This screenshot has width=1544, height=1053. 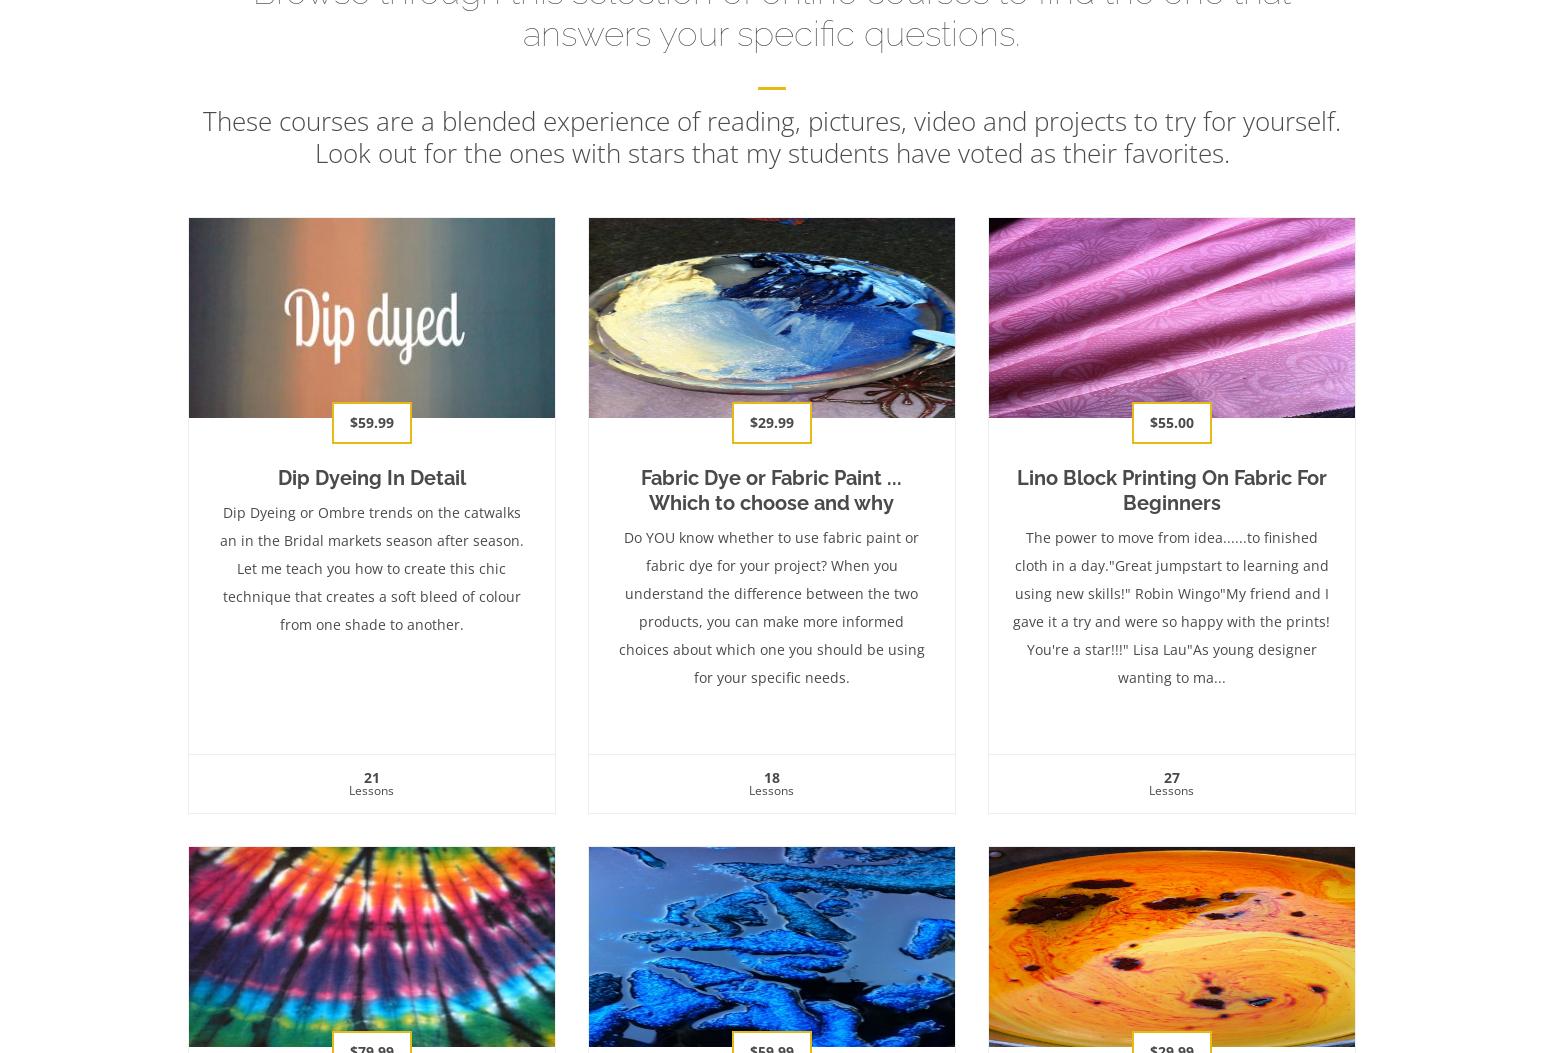 I want to click on 'The power to move from idea......to finished cloth in a day."Great jumpstart to learning and using new skills!" Robin Wingo"My friend and I gave it a try and were so happy with the prints! You're a star!!!" Lisa Lau"As young designer wanting to ma...', so click(x=1170, y=606).